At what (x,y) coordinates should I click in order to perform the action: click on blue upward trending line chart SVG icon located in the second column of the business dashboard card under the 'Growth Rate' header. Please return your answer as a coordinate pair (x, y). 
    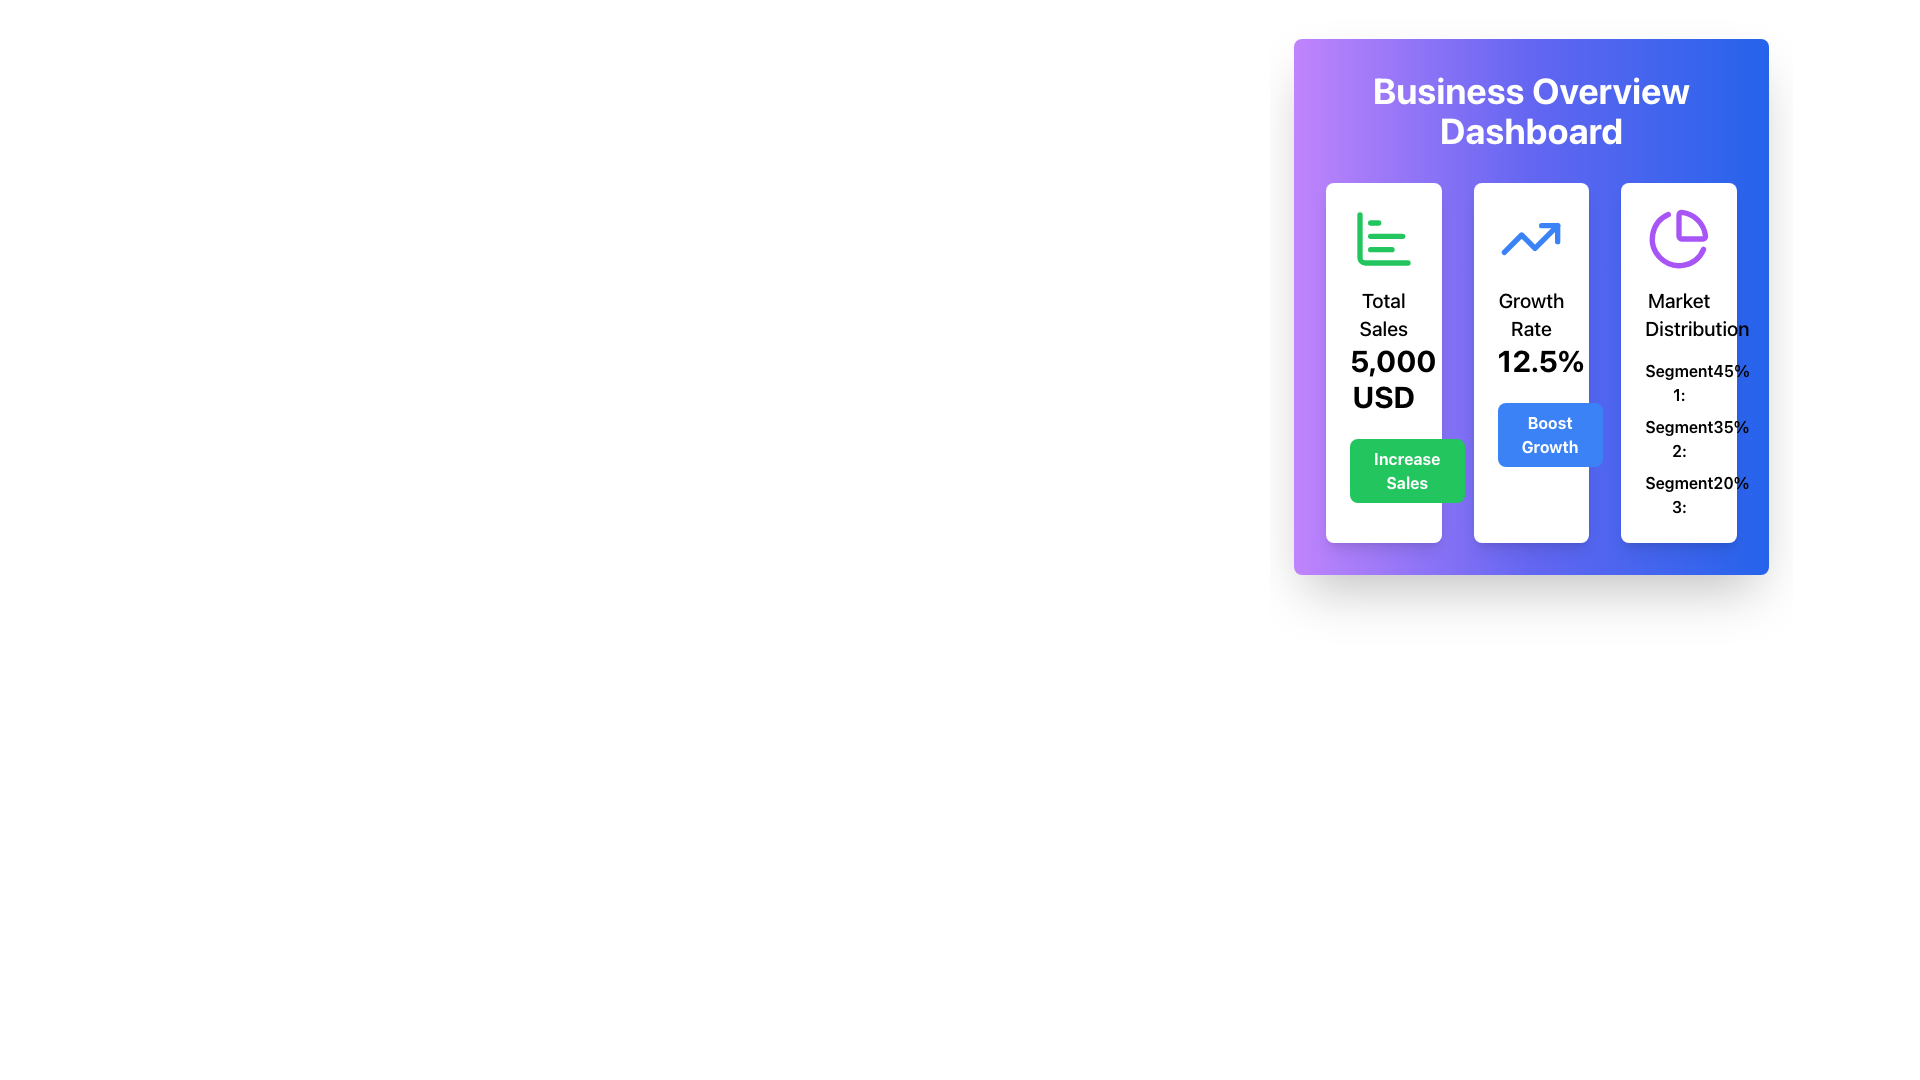
    Looking at the image, I should click on (1530, 238).